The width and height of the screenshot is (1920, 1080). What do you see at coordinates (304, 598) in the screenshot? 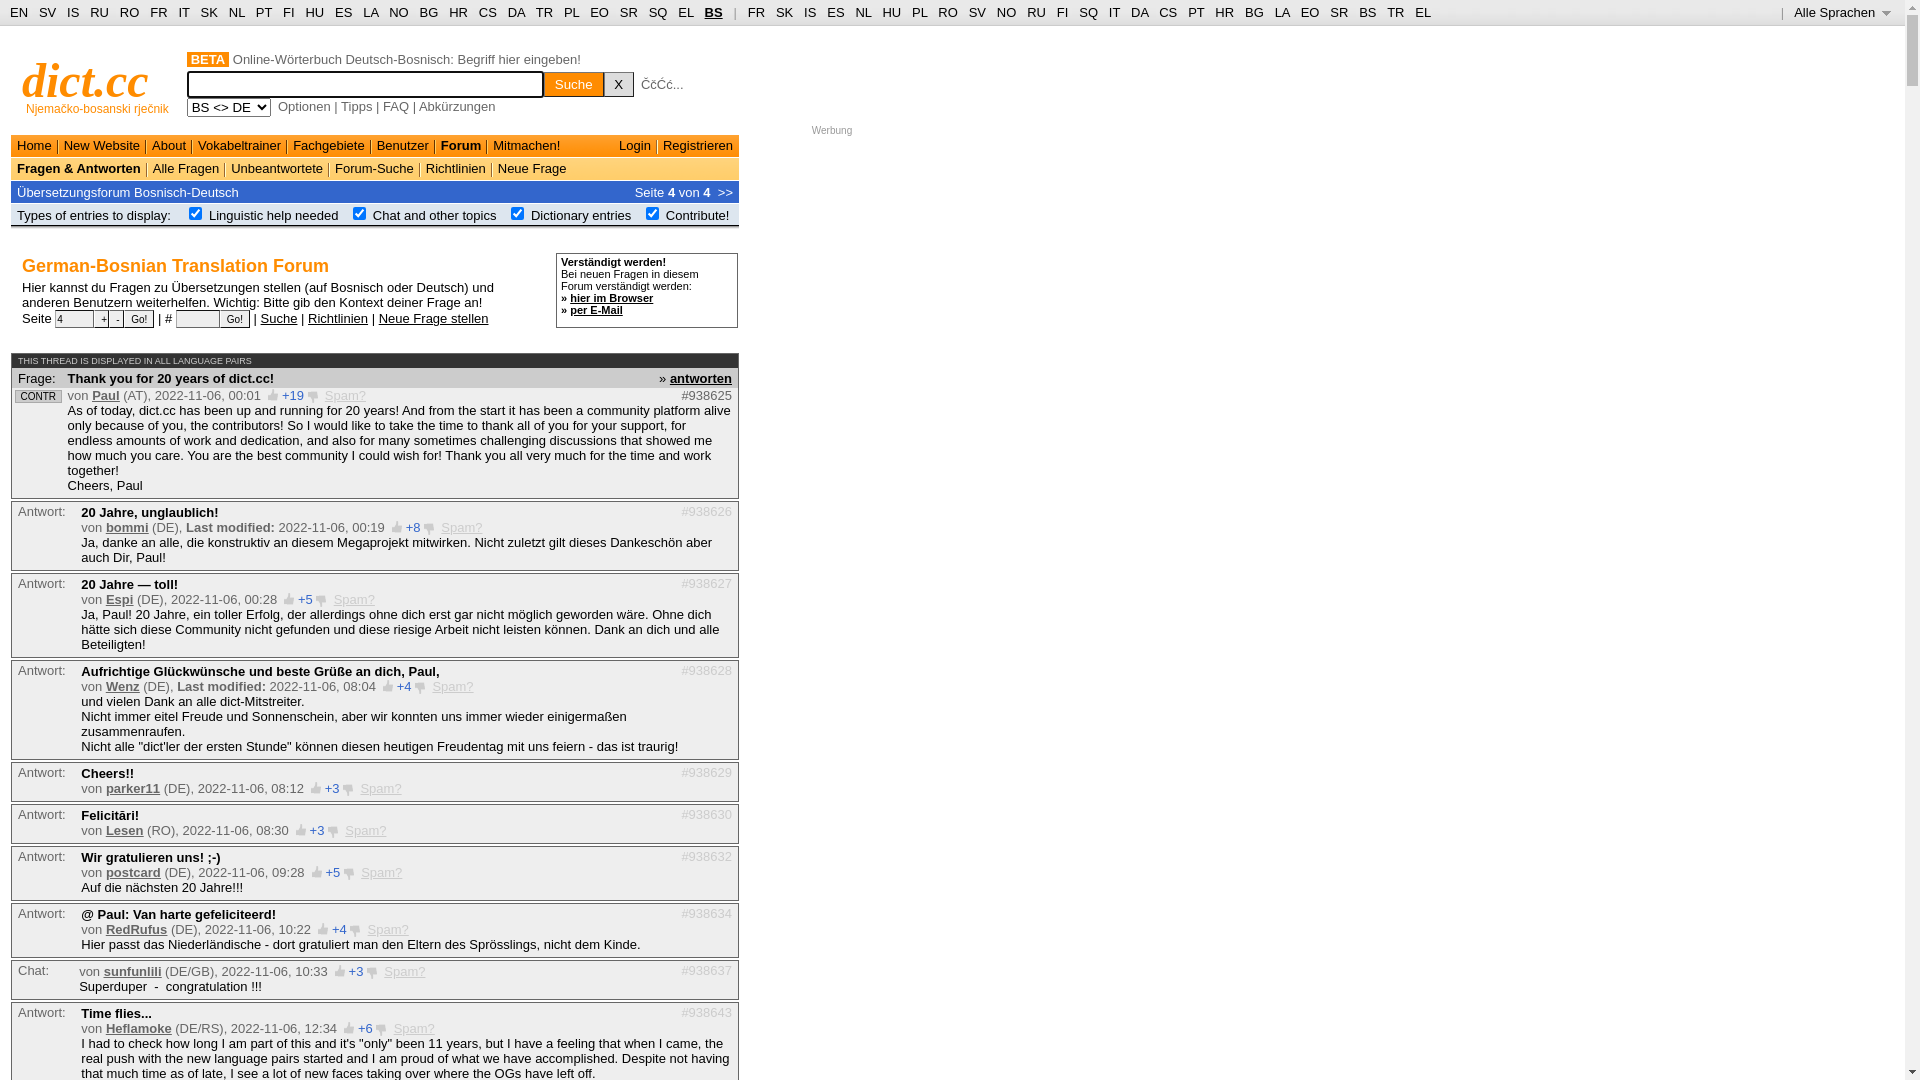
I see `'+5'` at bounding box center [304, 598].